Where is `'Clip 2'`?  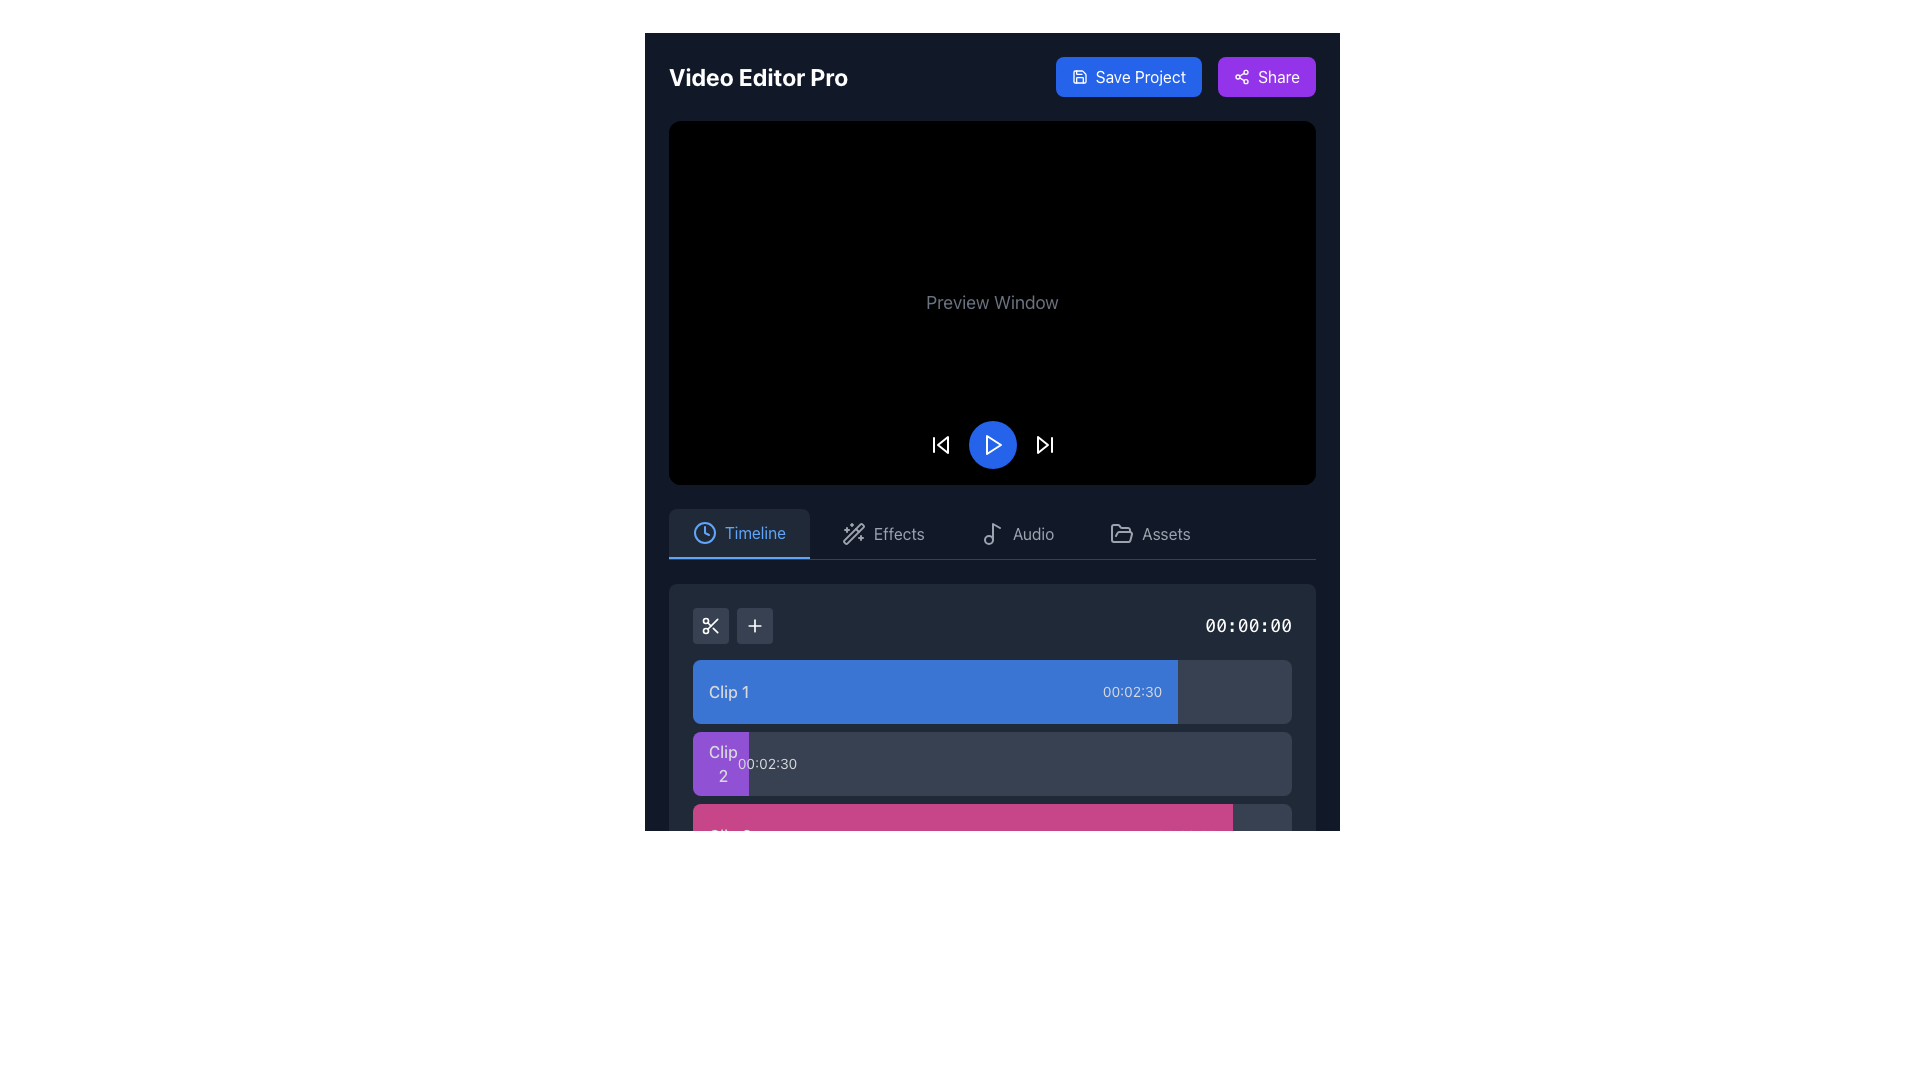 'Clip 2' is located at coordinates (992, 763).